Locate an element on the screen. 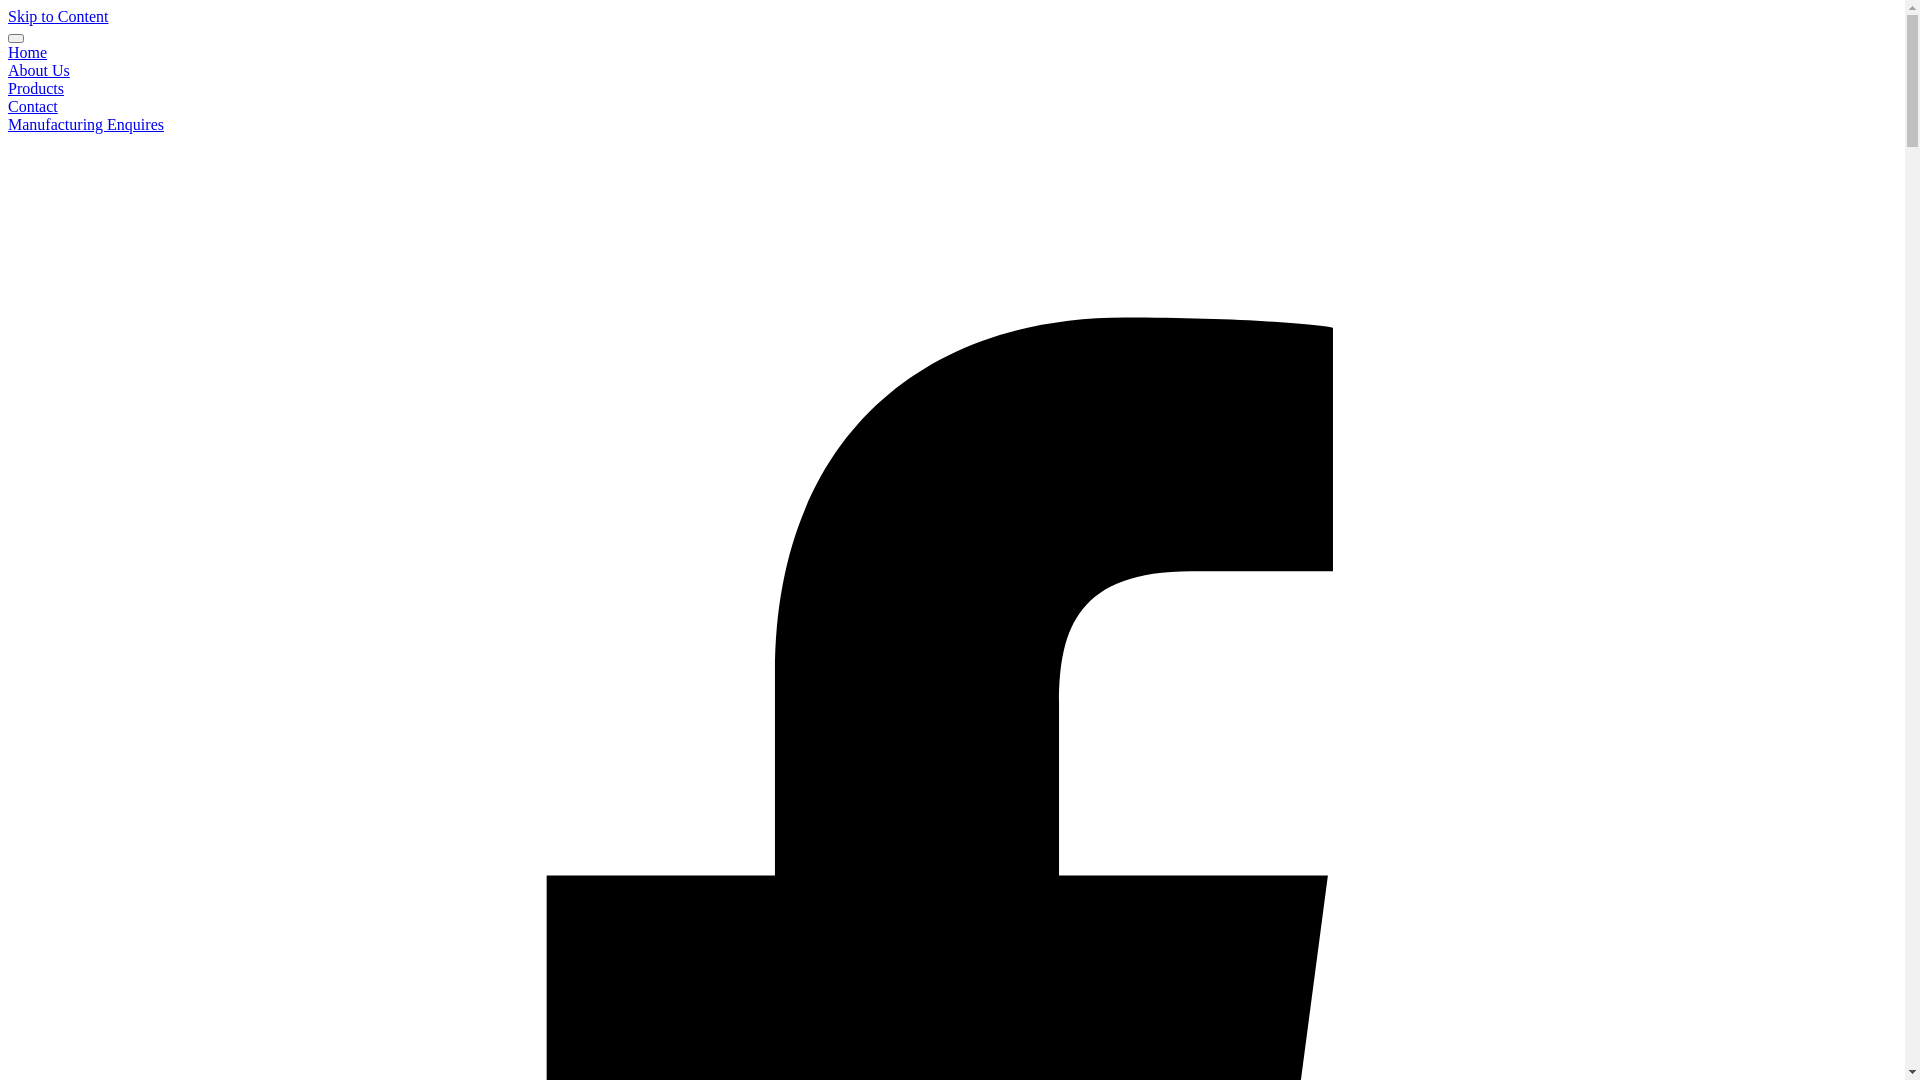  'About Us' is located at coordinates (38, 69).